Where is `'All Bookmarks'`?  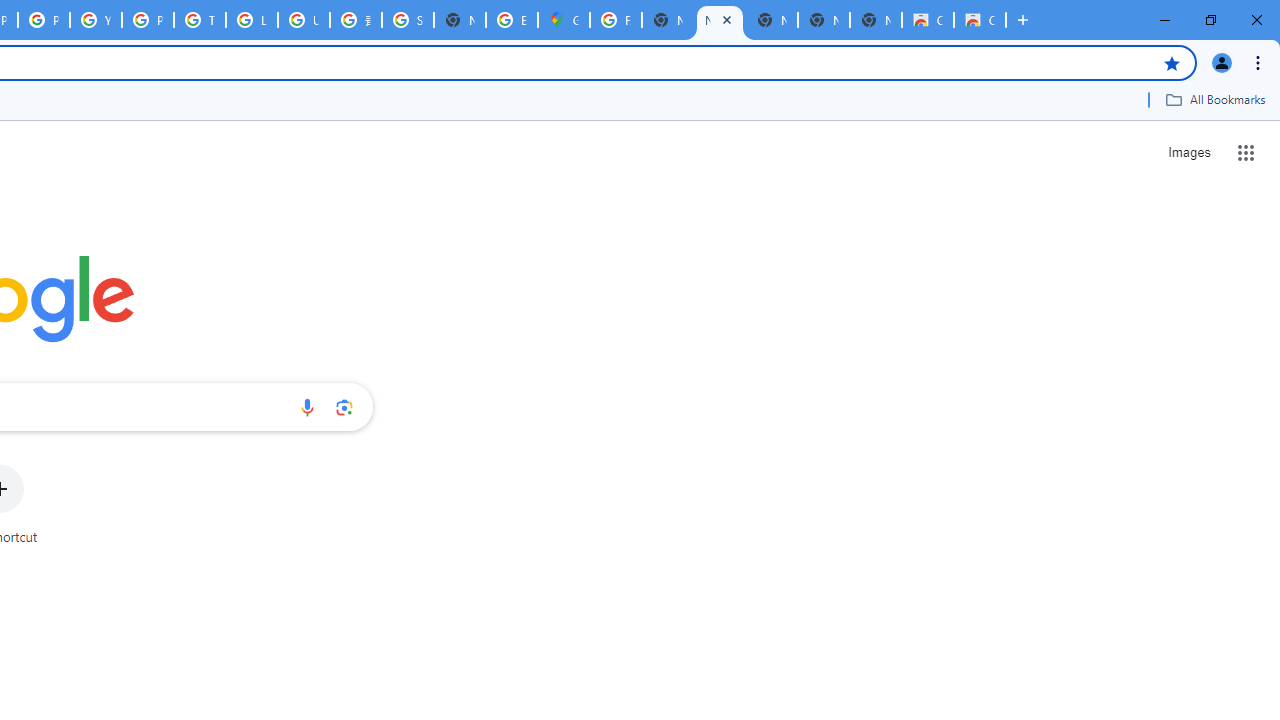 'All Bookmarks' is located at coordinates (1214, 99).